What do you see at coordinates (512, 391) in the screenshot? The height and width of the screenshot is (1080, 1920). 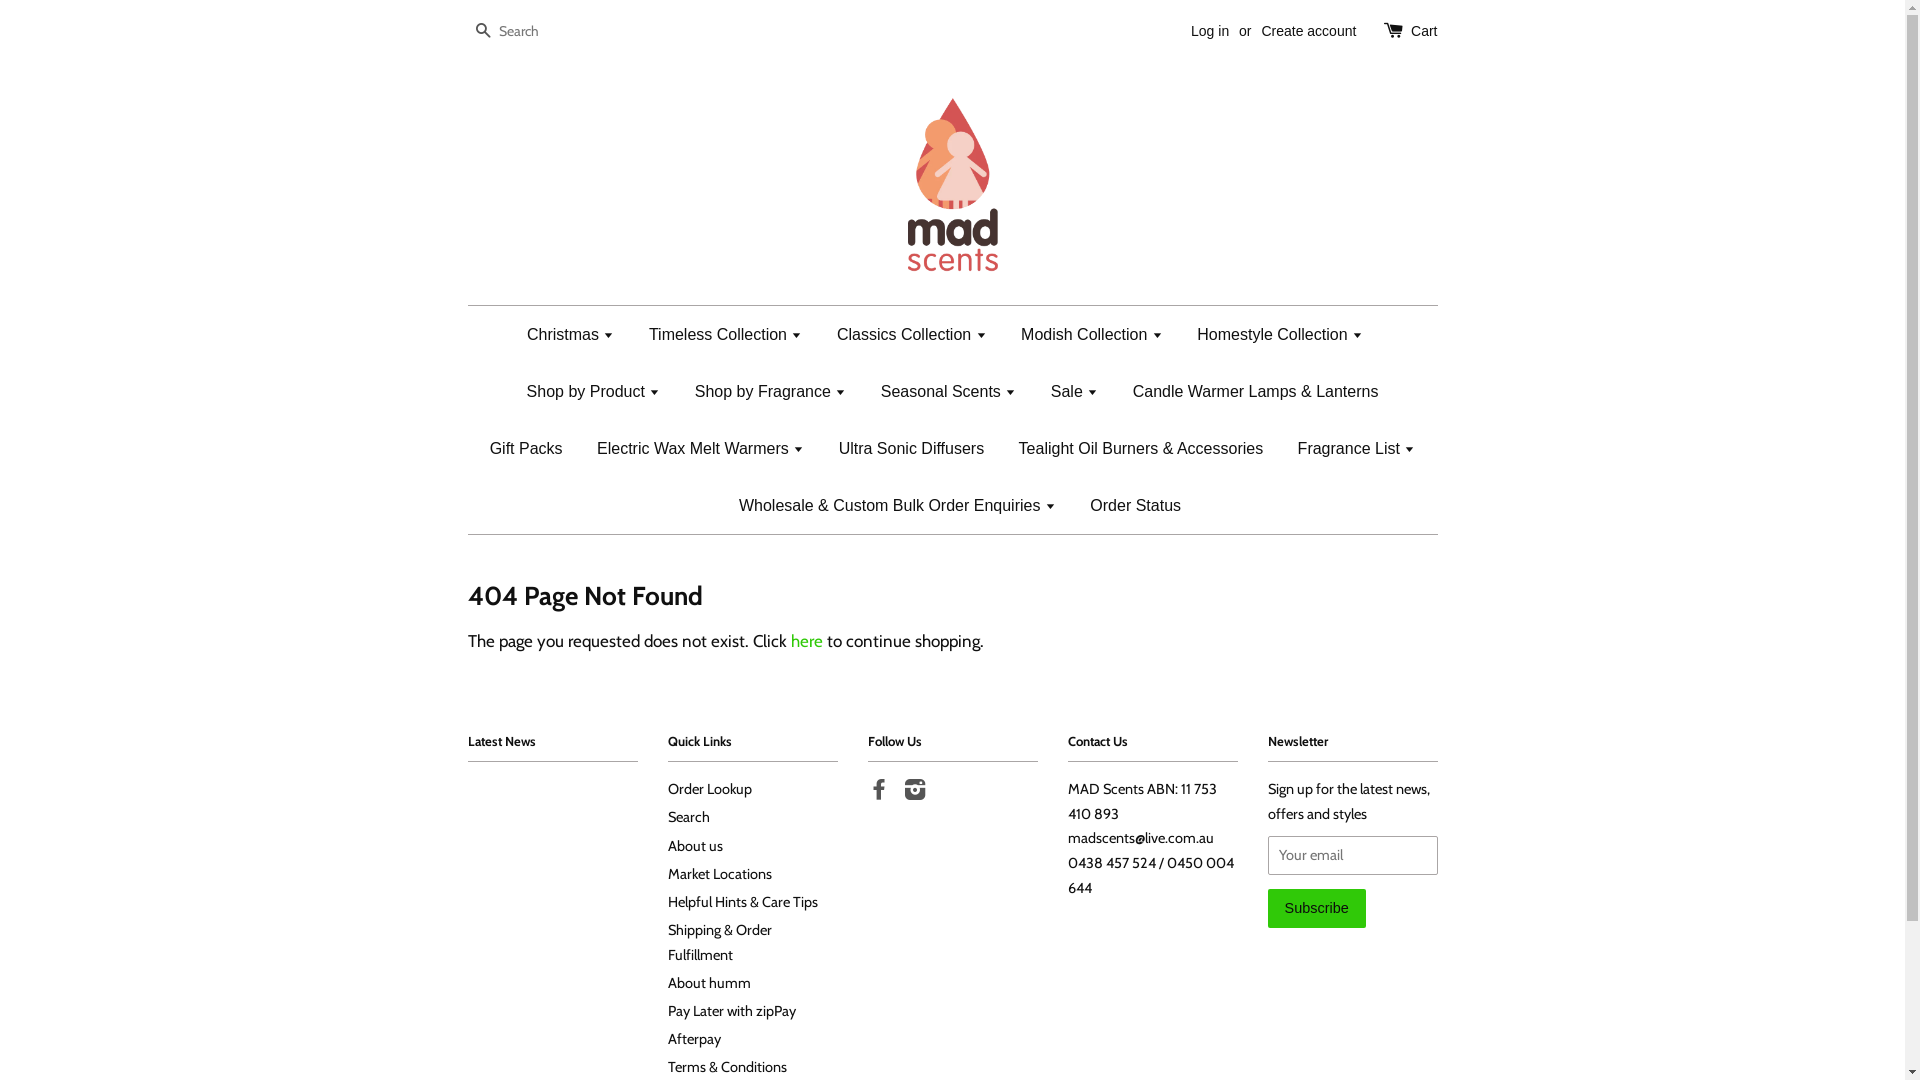 I see `'Shop by Product'` at bounding box center [512, 391].